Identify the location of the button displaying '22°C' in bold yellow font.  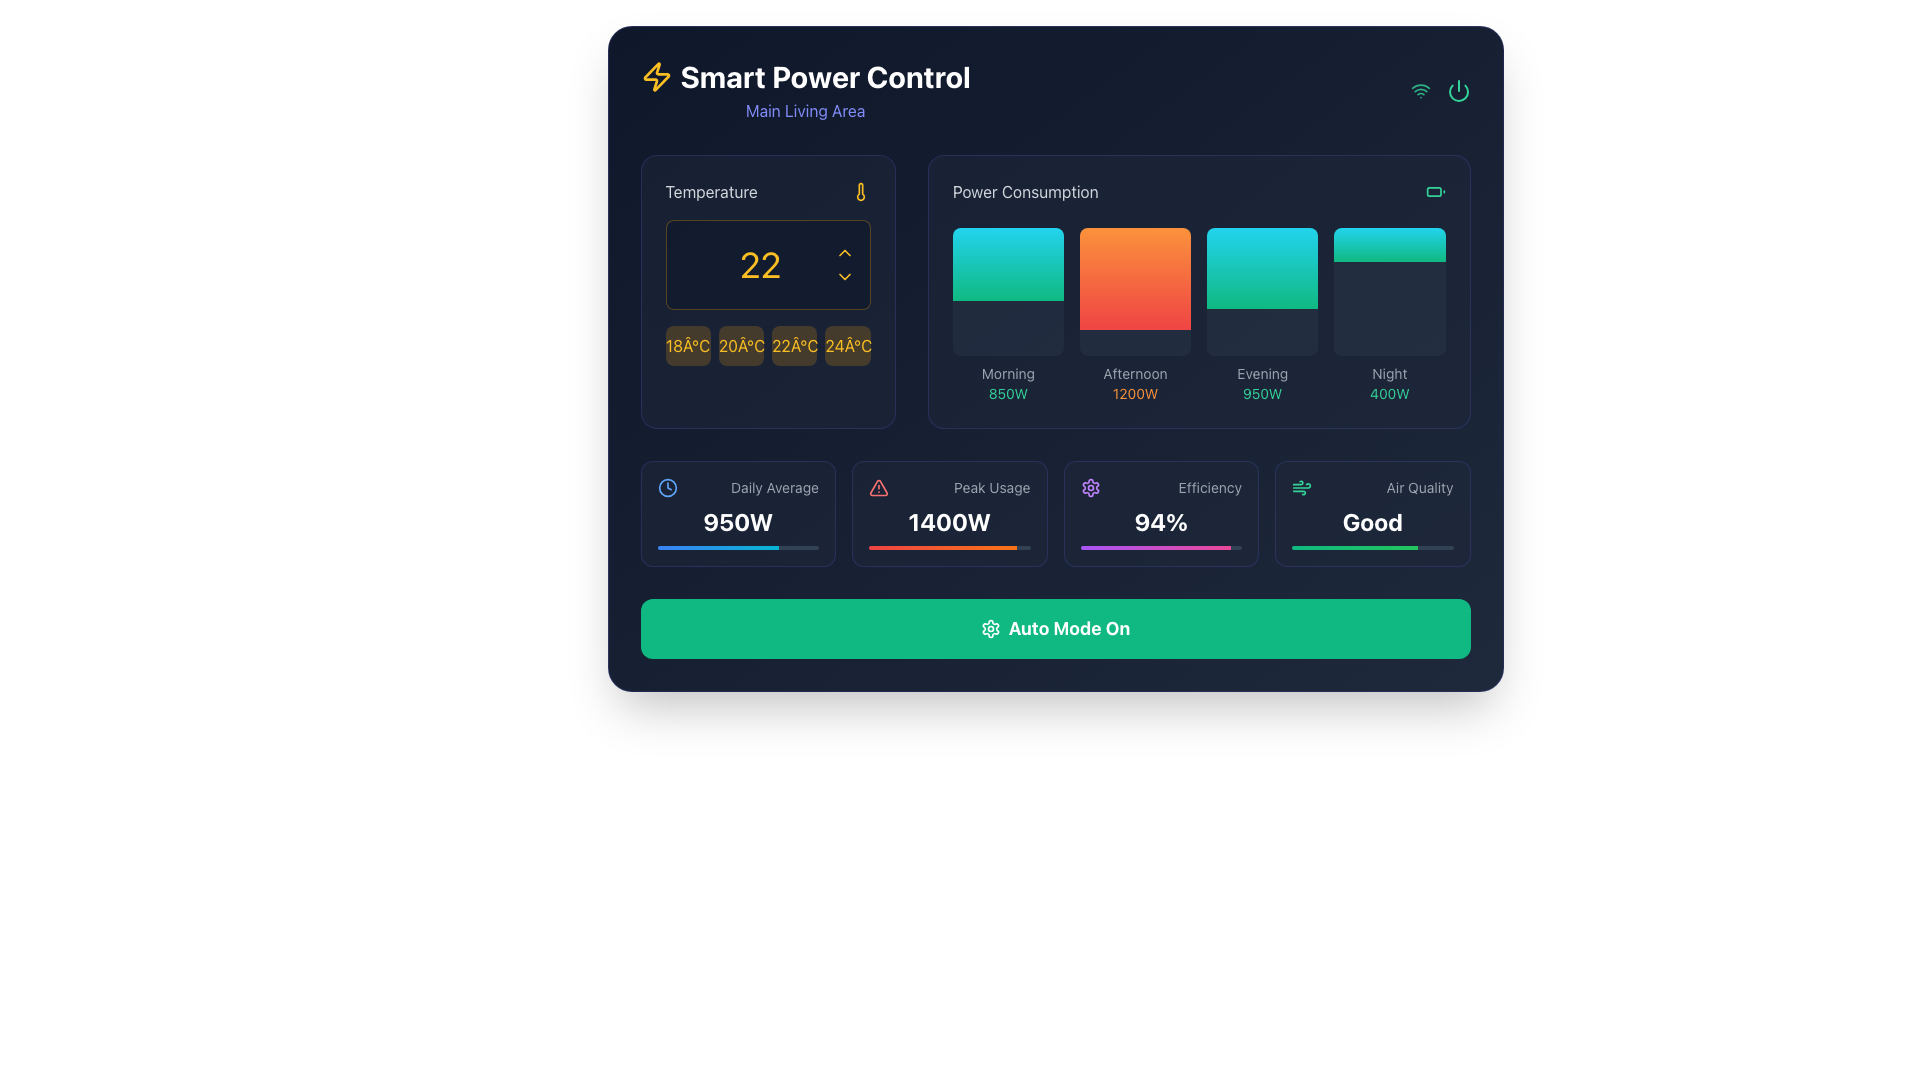
(793, 345).